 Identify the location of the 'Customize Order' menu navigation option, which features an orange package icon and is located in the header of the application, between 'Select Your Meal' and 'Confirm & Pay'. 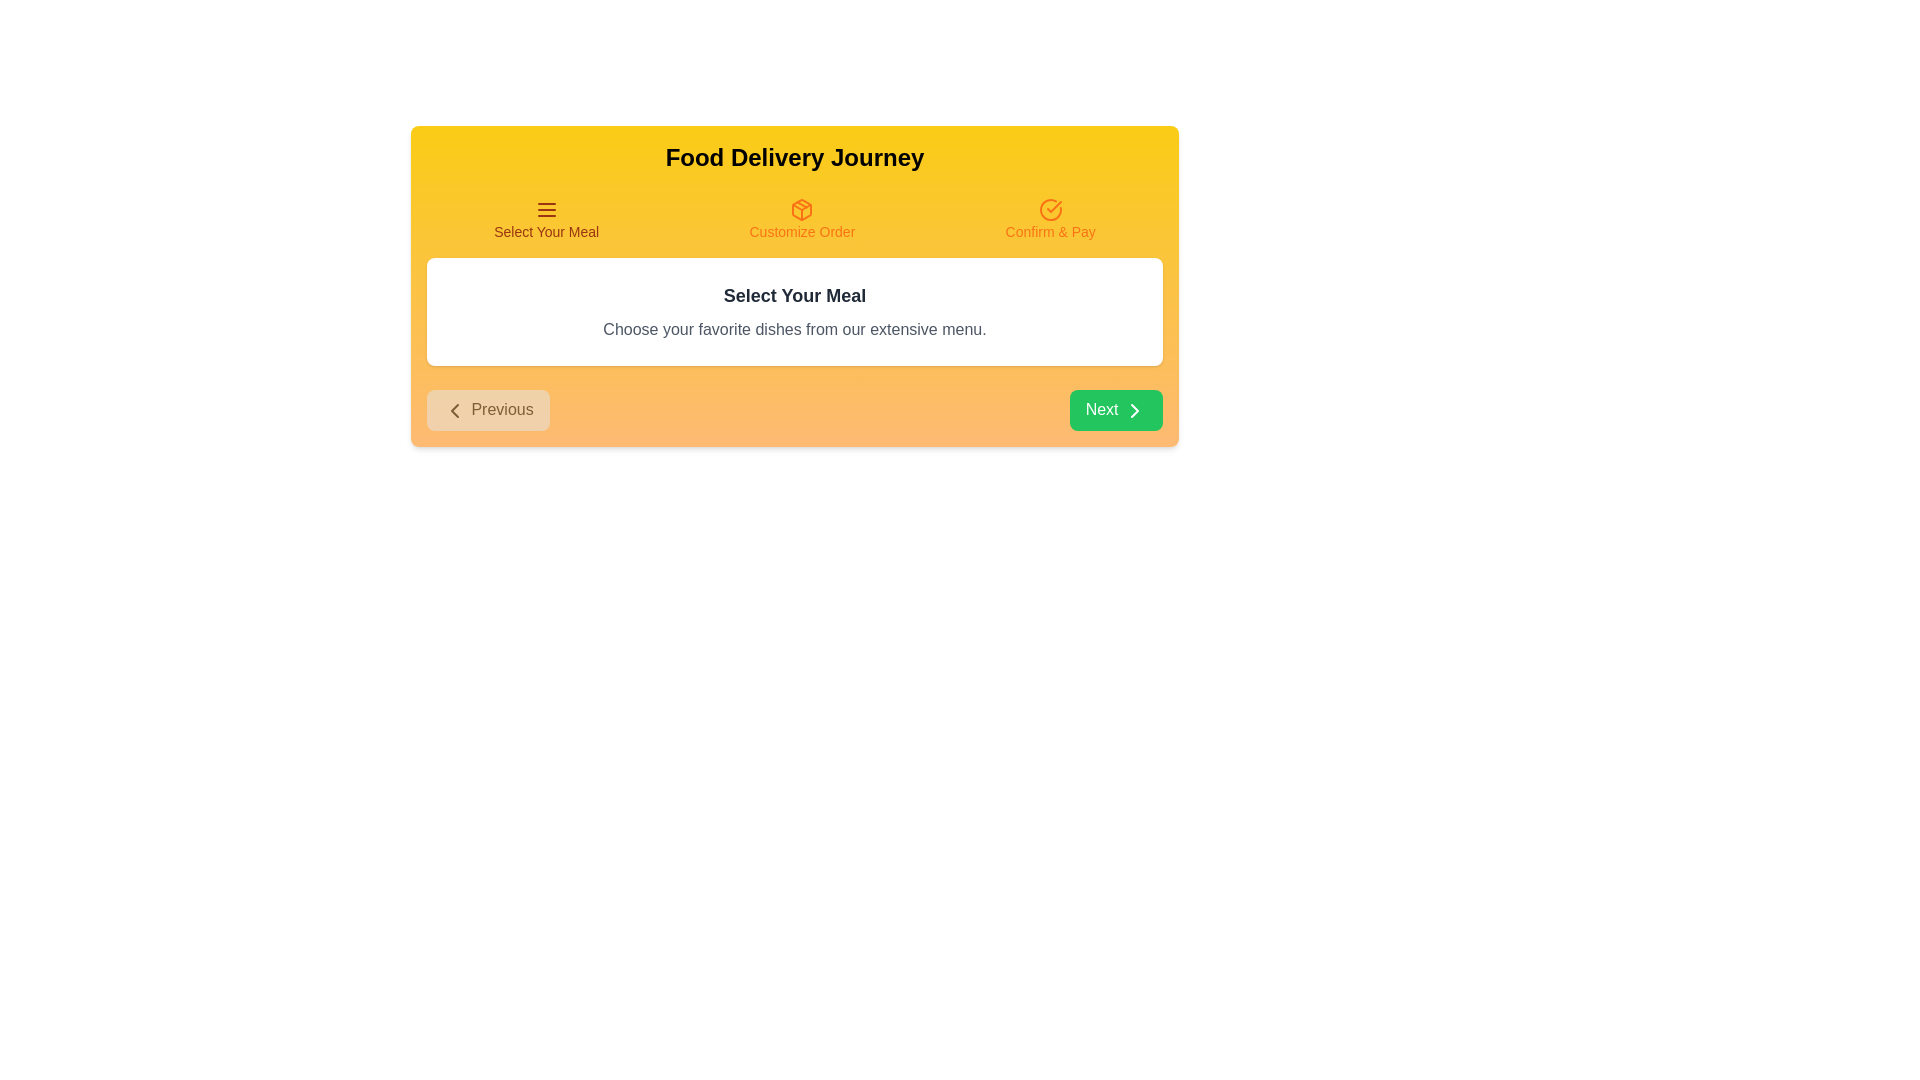
(802, 219).